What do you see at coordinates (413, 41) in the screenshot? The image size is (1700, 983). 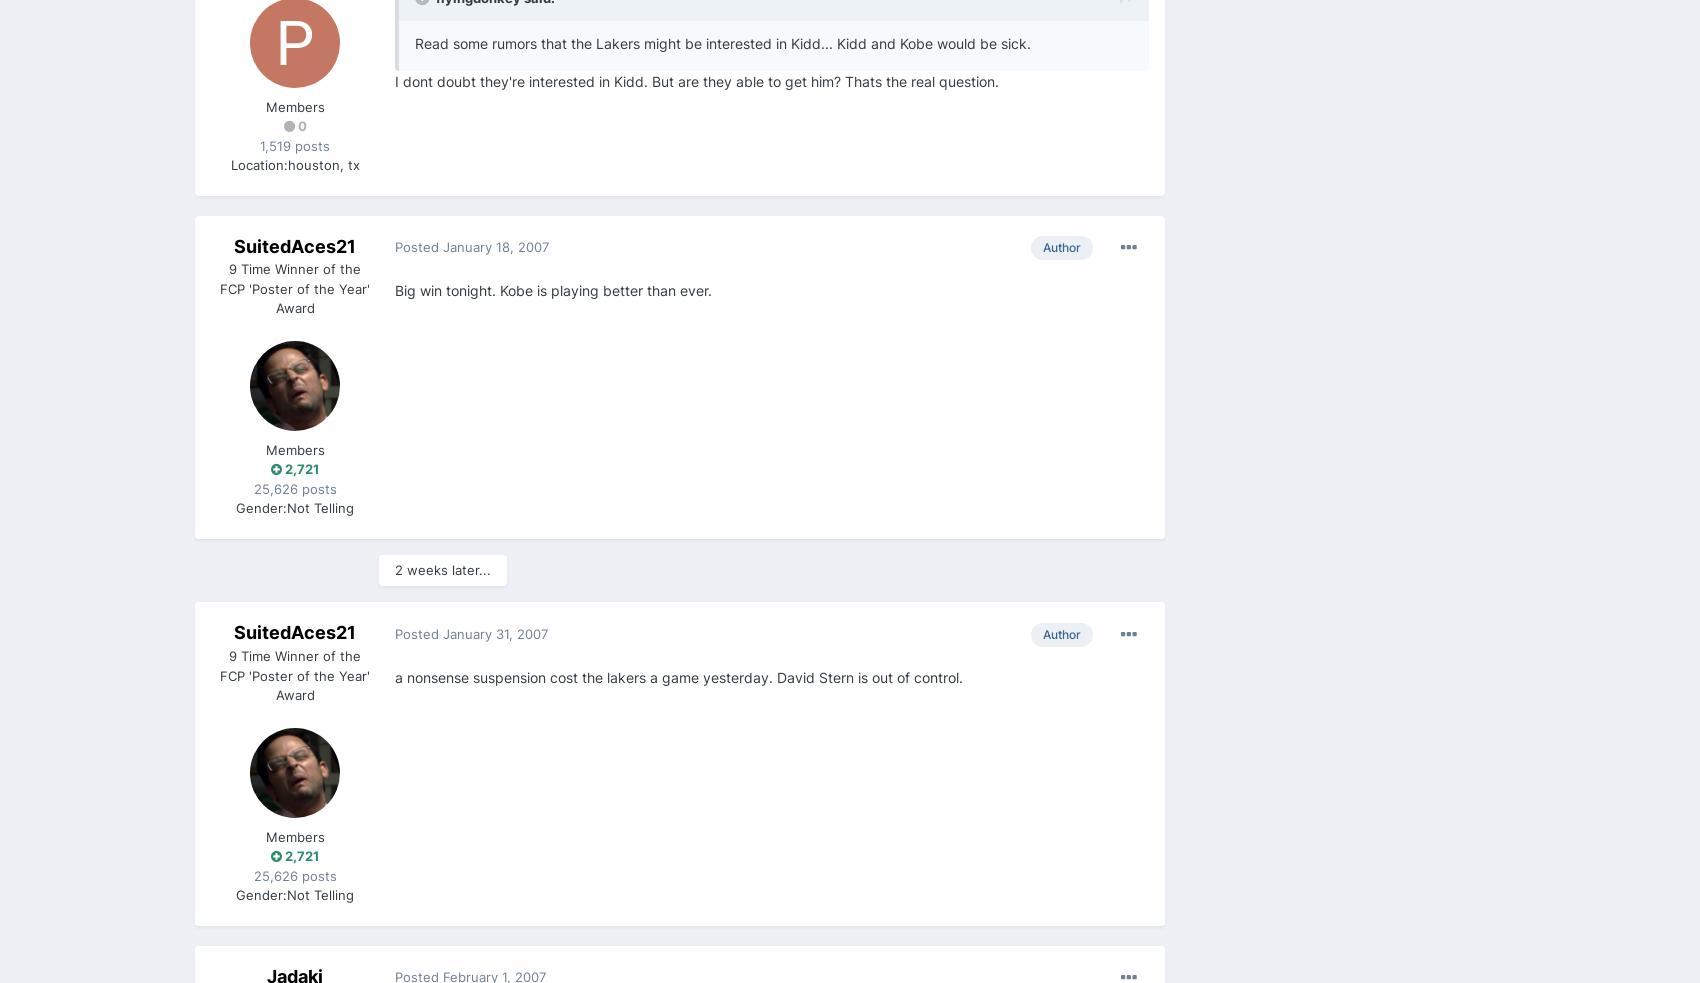 I see `'Read some rumors that the Lakers might be interested in Kidd... Kidd and Kobe would be sick.'` at bounding box center [413, 41].